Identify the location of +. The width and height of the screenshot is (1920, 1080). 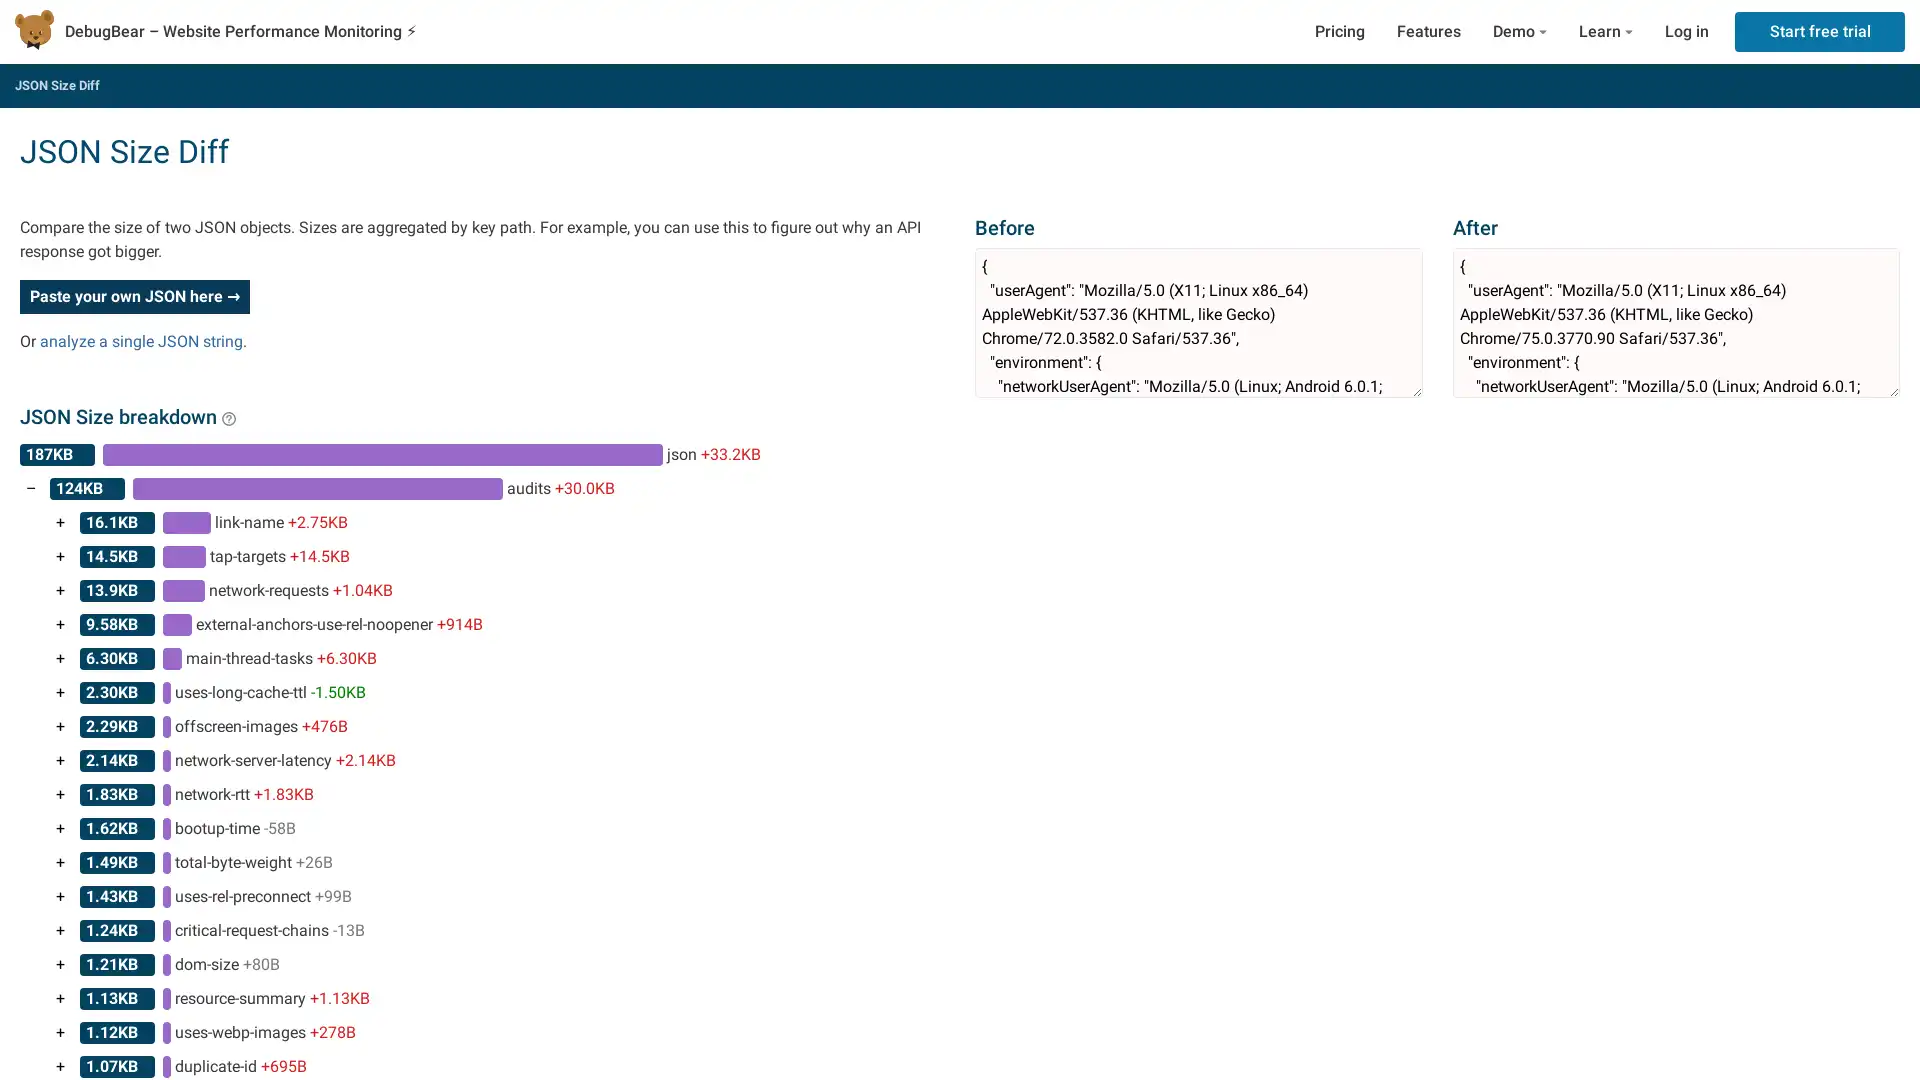
(60, 963).